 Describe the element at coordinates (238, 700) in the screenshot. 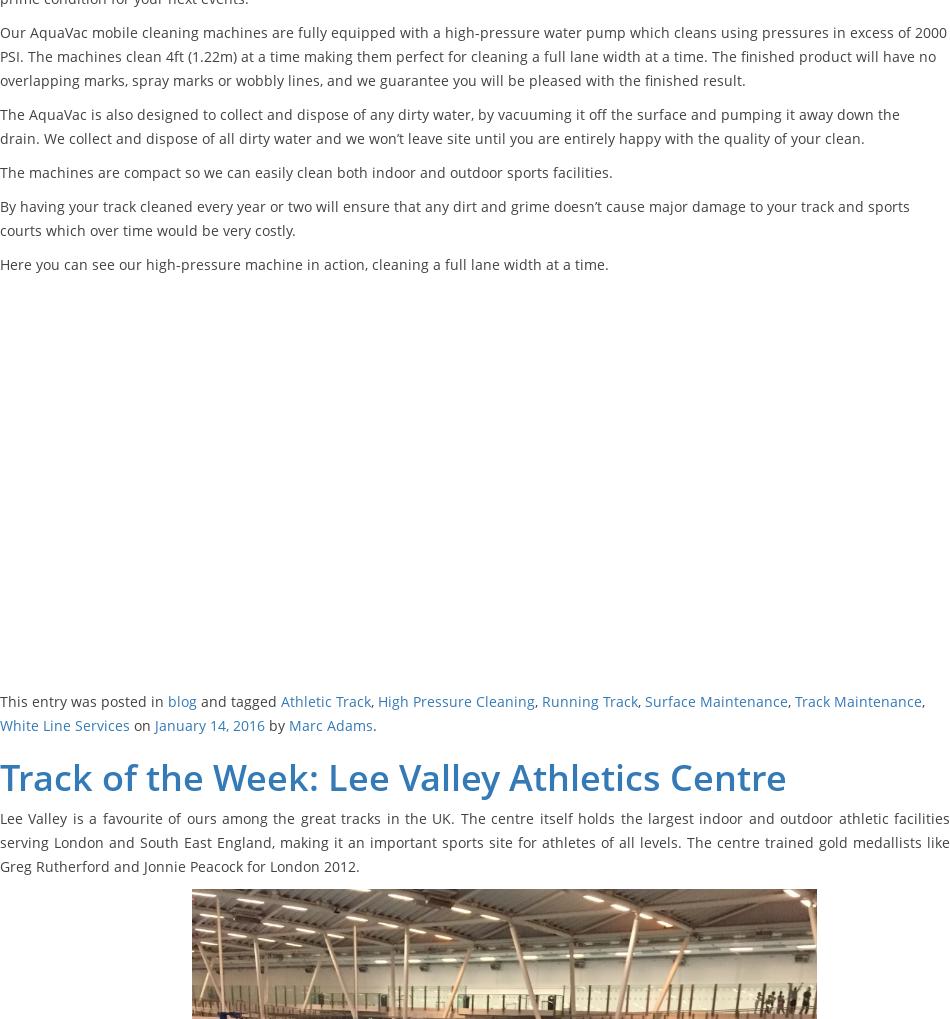

I see `'and tagged'` at that location.